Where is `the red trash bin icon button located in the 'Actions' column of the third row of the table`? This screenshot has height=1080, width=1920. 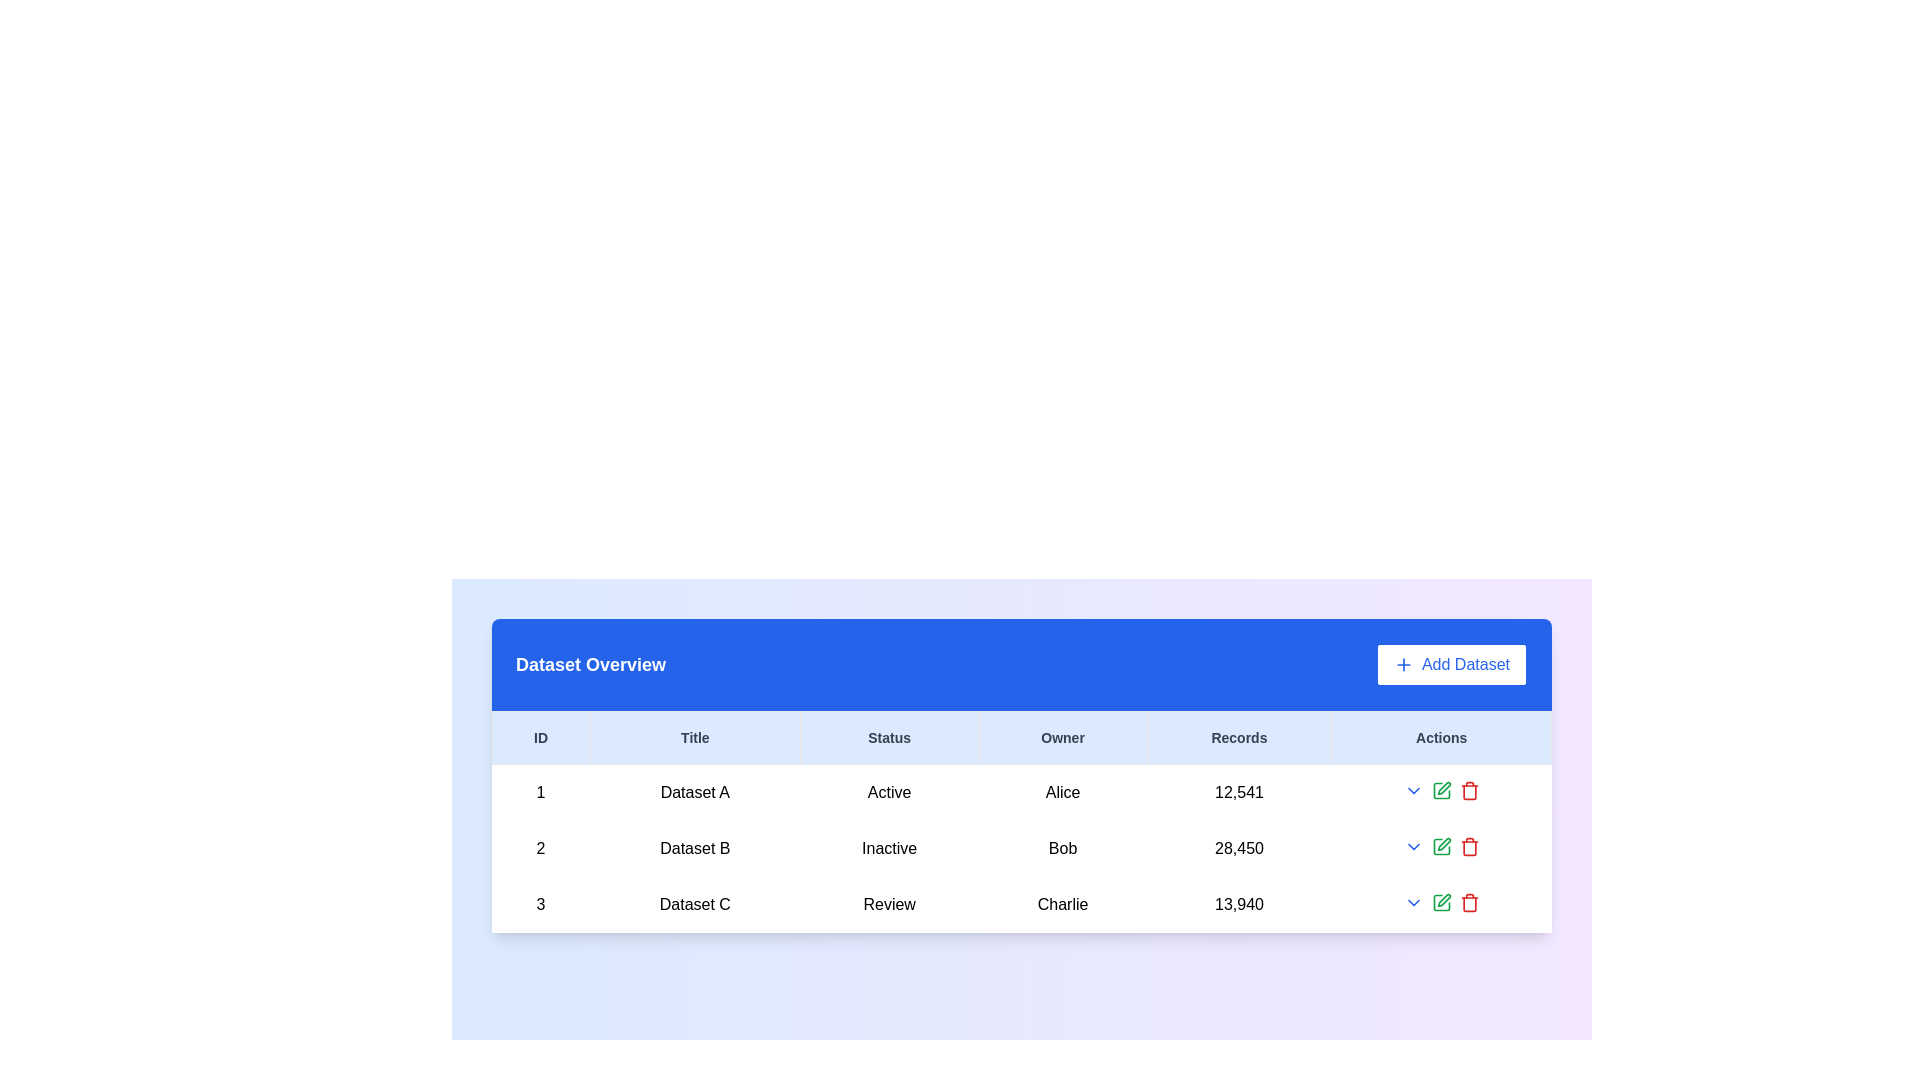
the red trash bin icon button located in the 'Actions' column of the third row of the table is located at coordinates (1469, 902).